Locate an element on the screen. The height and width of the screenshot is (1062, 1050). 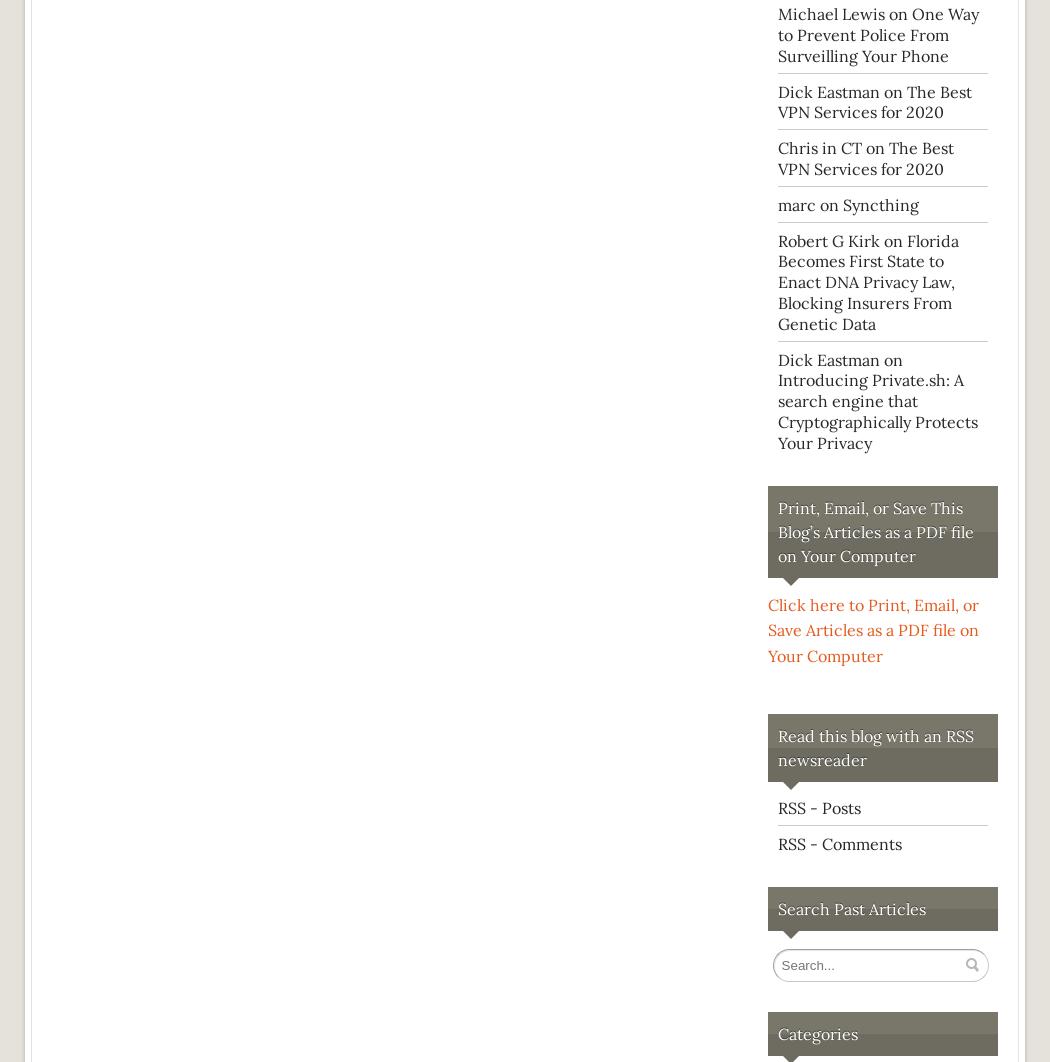
'Search Past Articles' is located at coordinates (851, 907).